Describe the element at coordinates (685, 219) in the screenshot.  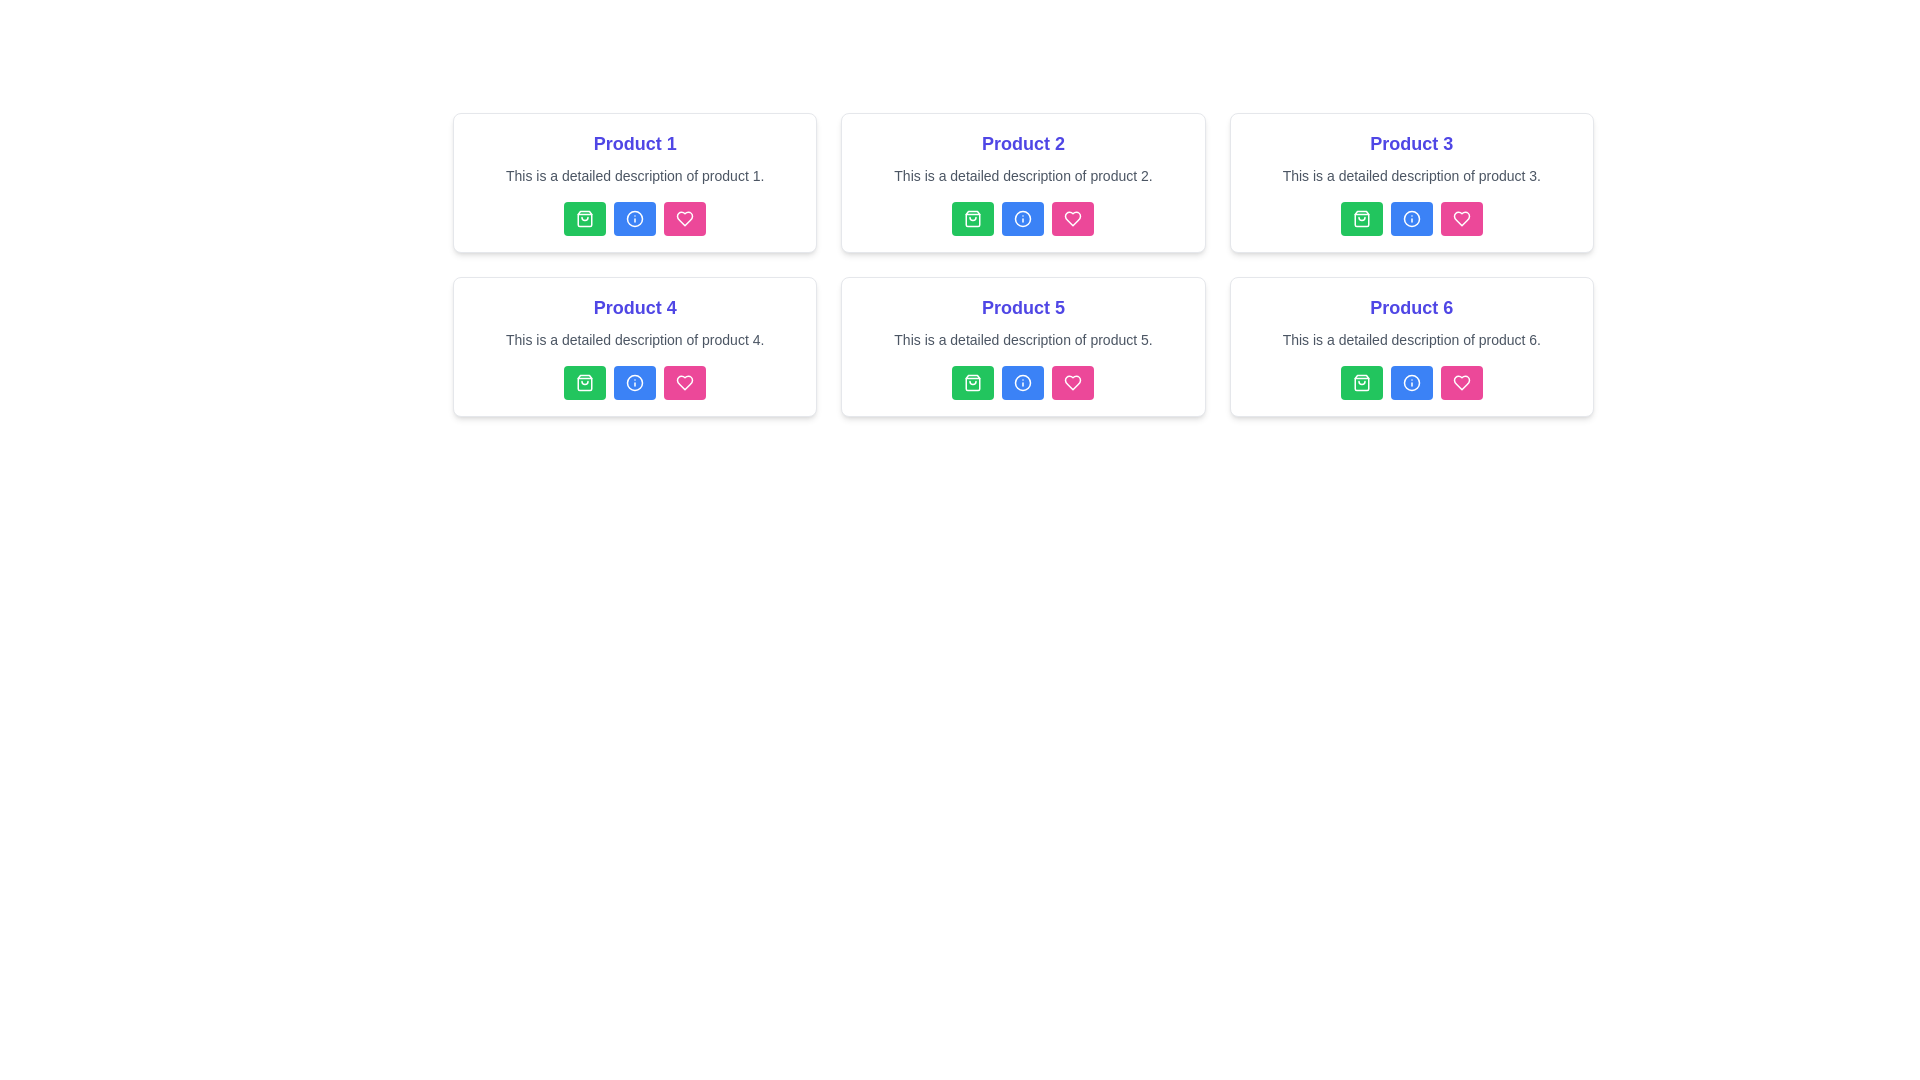
I see `the heart icon button with a pink fill and white border to mark or unmark 'Product 4' as a favorite` at that location.